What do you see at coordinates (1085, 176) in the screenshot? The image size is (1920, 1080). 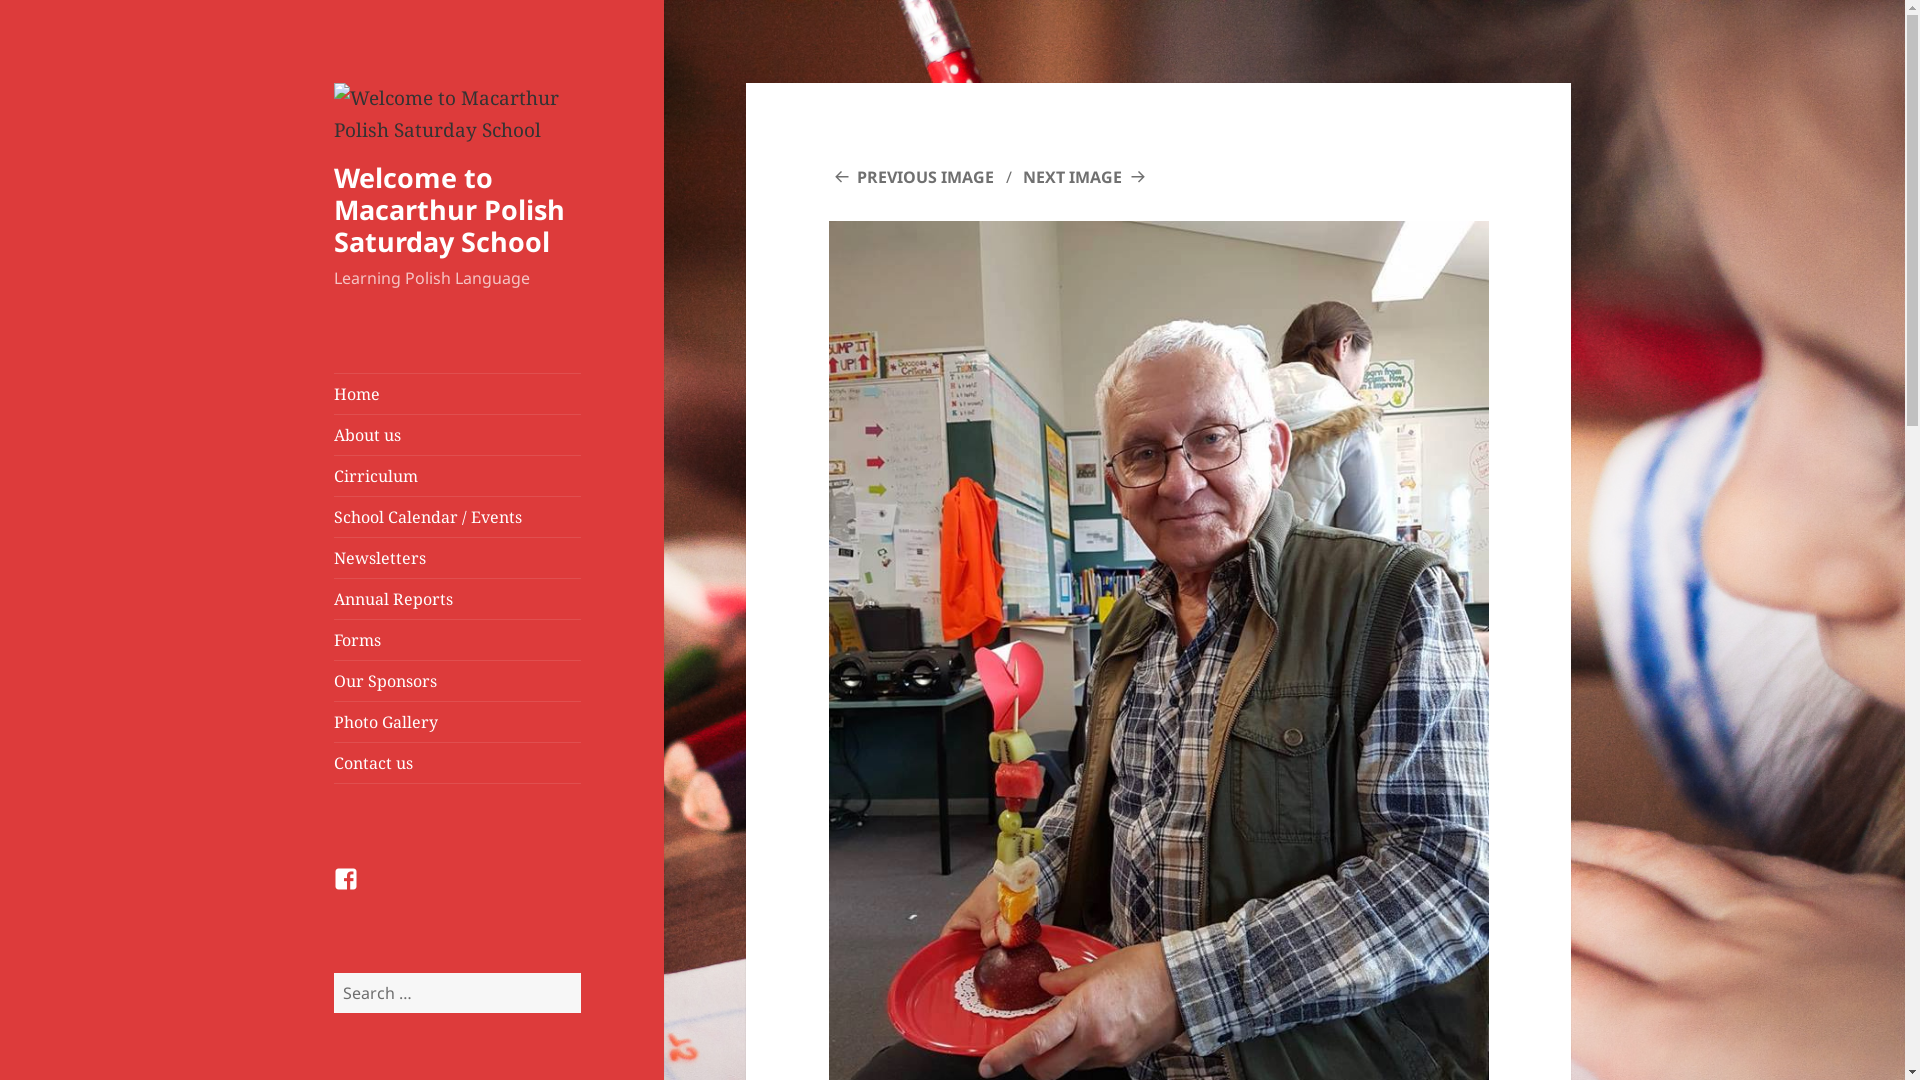 I see `'NEXT IMAGE'` at bounding box center [1085, 176].